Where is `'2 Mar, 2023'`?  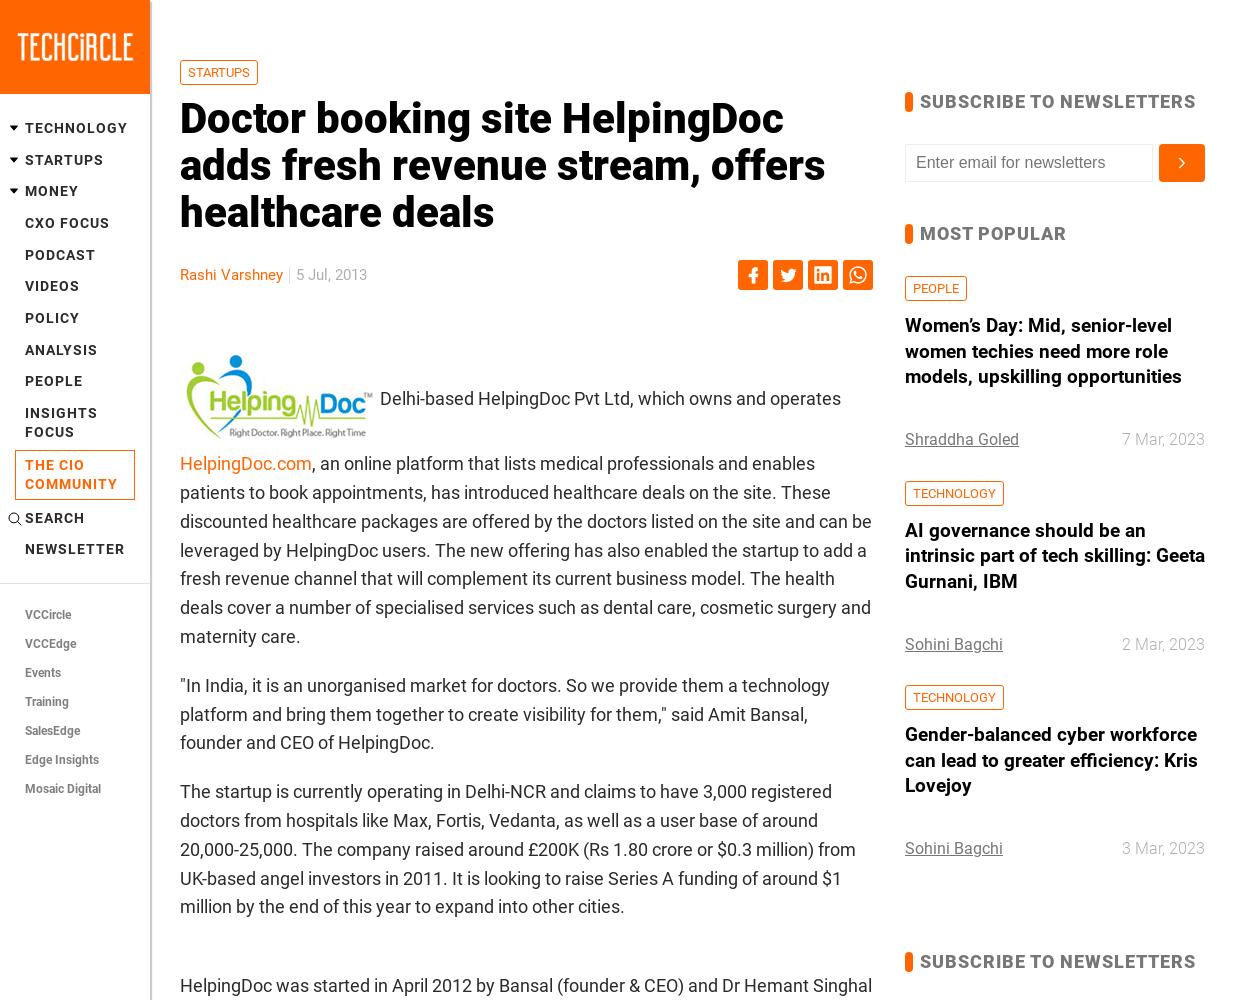
'2 Mar, 2023' is located at coordinates (1163, 643).